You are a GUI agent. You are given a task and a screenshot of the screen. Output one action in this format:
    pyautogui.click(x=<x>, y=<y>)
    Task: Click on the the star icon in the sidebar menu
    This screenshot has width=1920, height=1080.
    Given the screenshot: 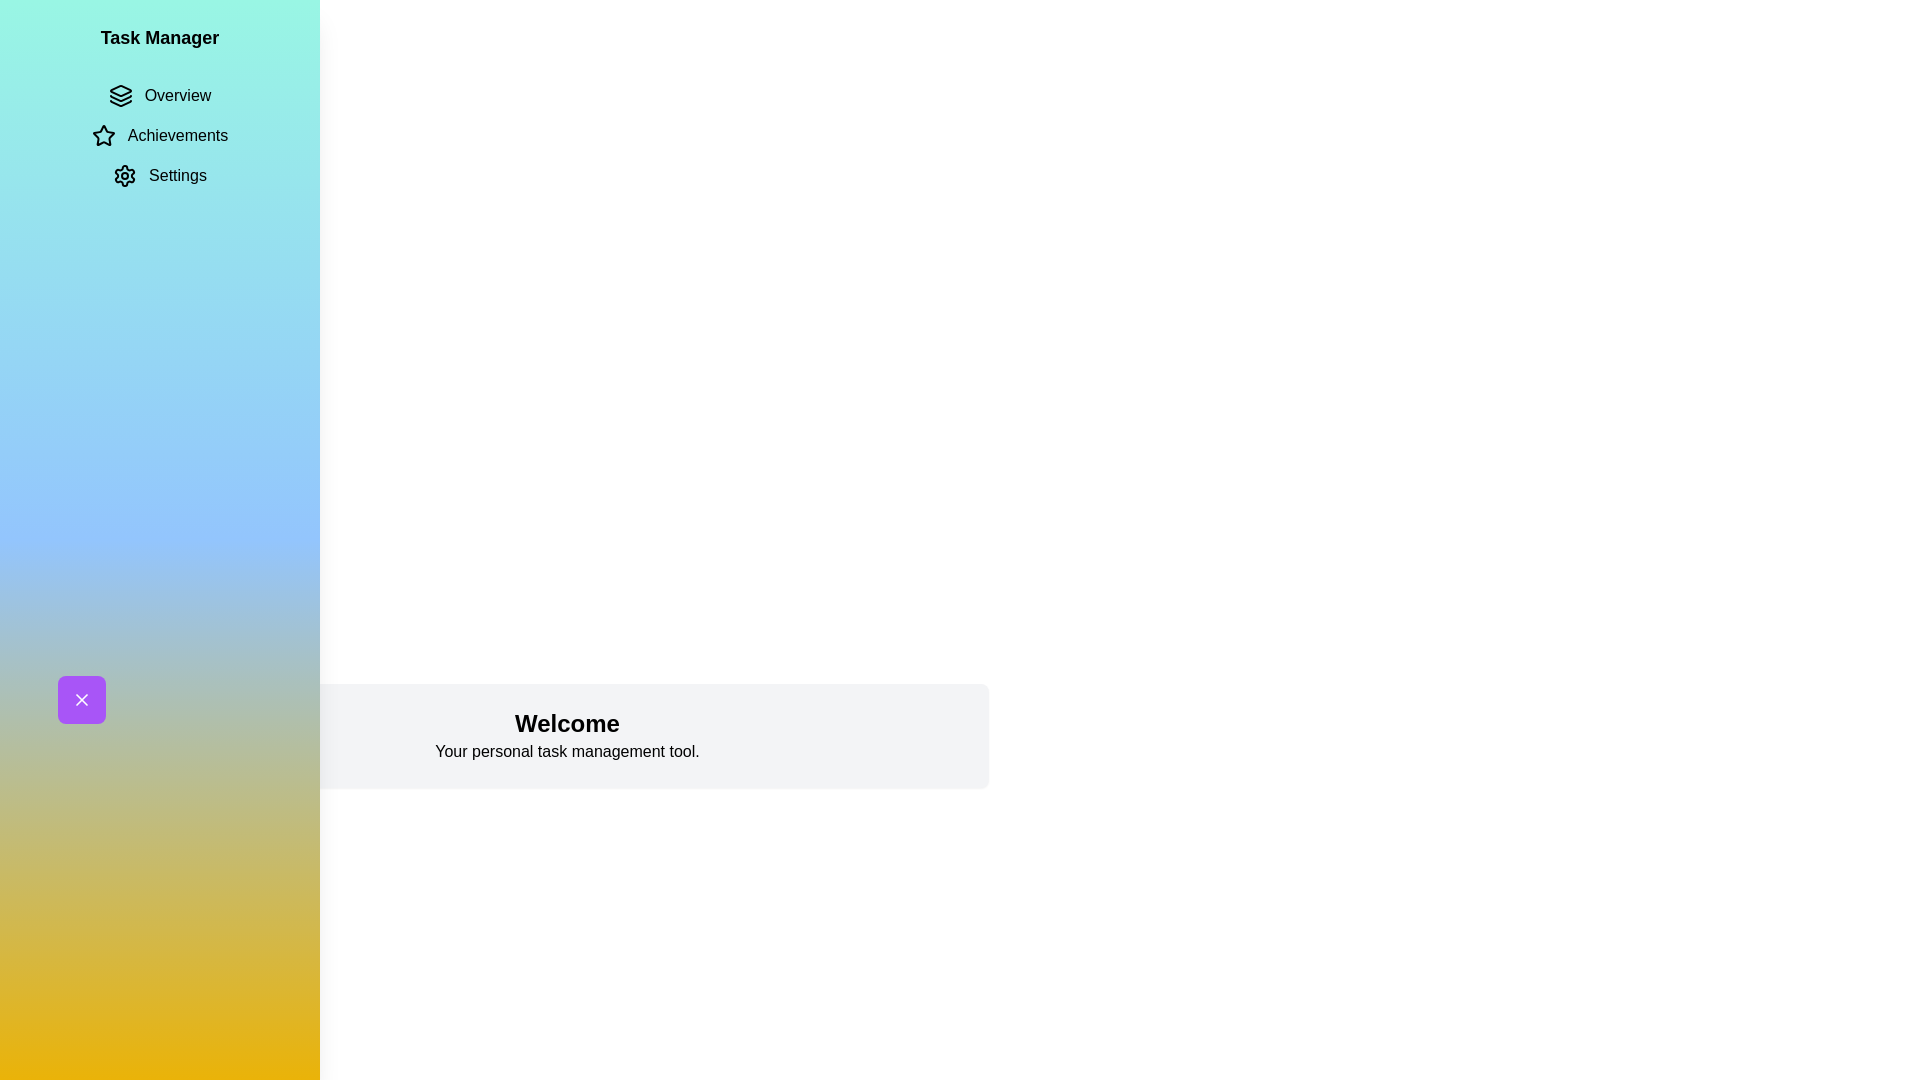 What is the action you would take?
    pyautogui.click(x=102, y=135)
    